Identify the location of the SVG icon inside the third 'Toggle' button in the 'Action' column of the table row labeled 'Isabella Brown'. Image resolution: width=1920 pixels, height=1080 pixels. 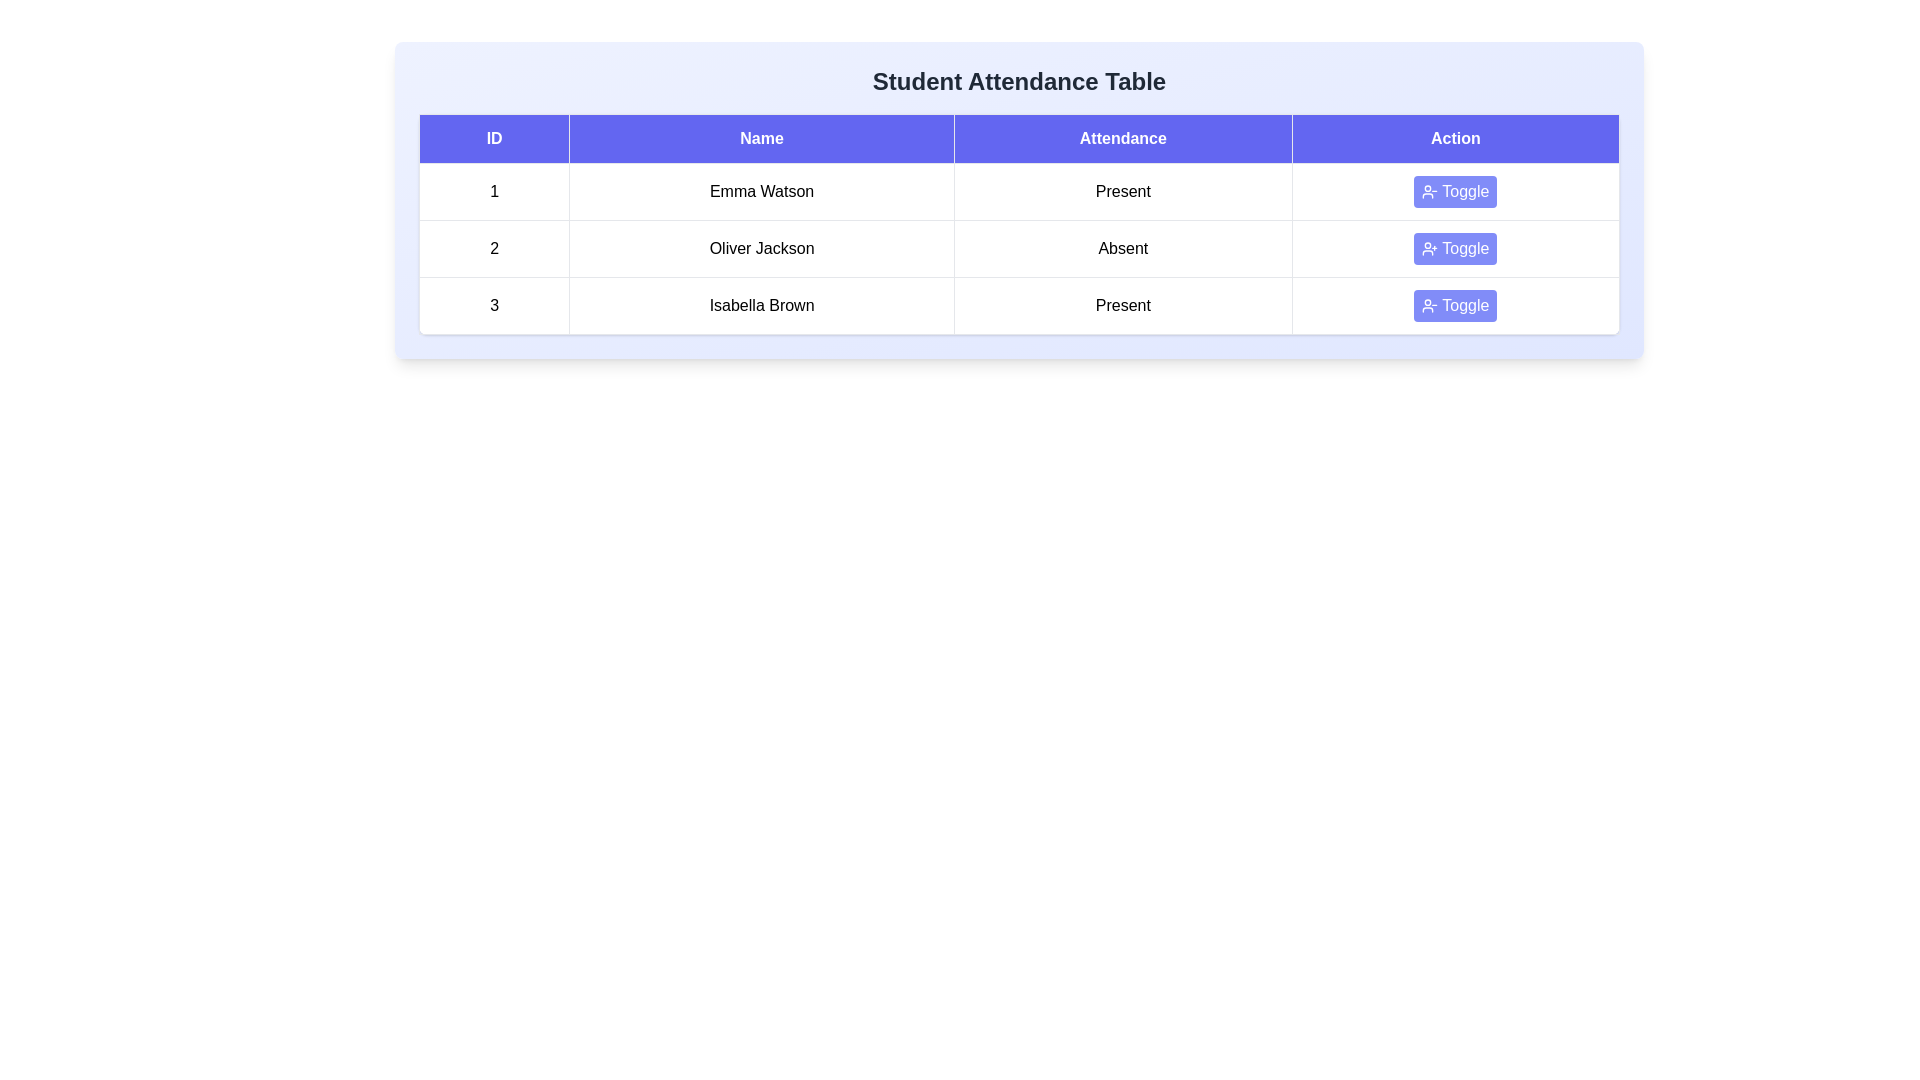
(1429, 305).